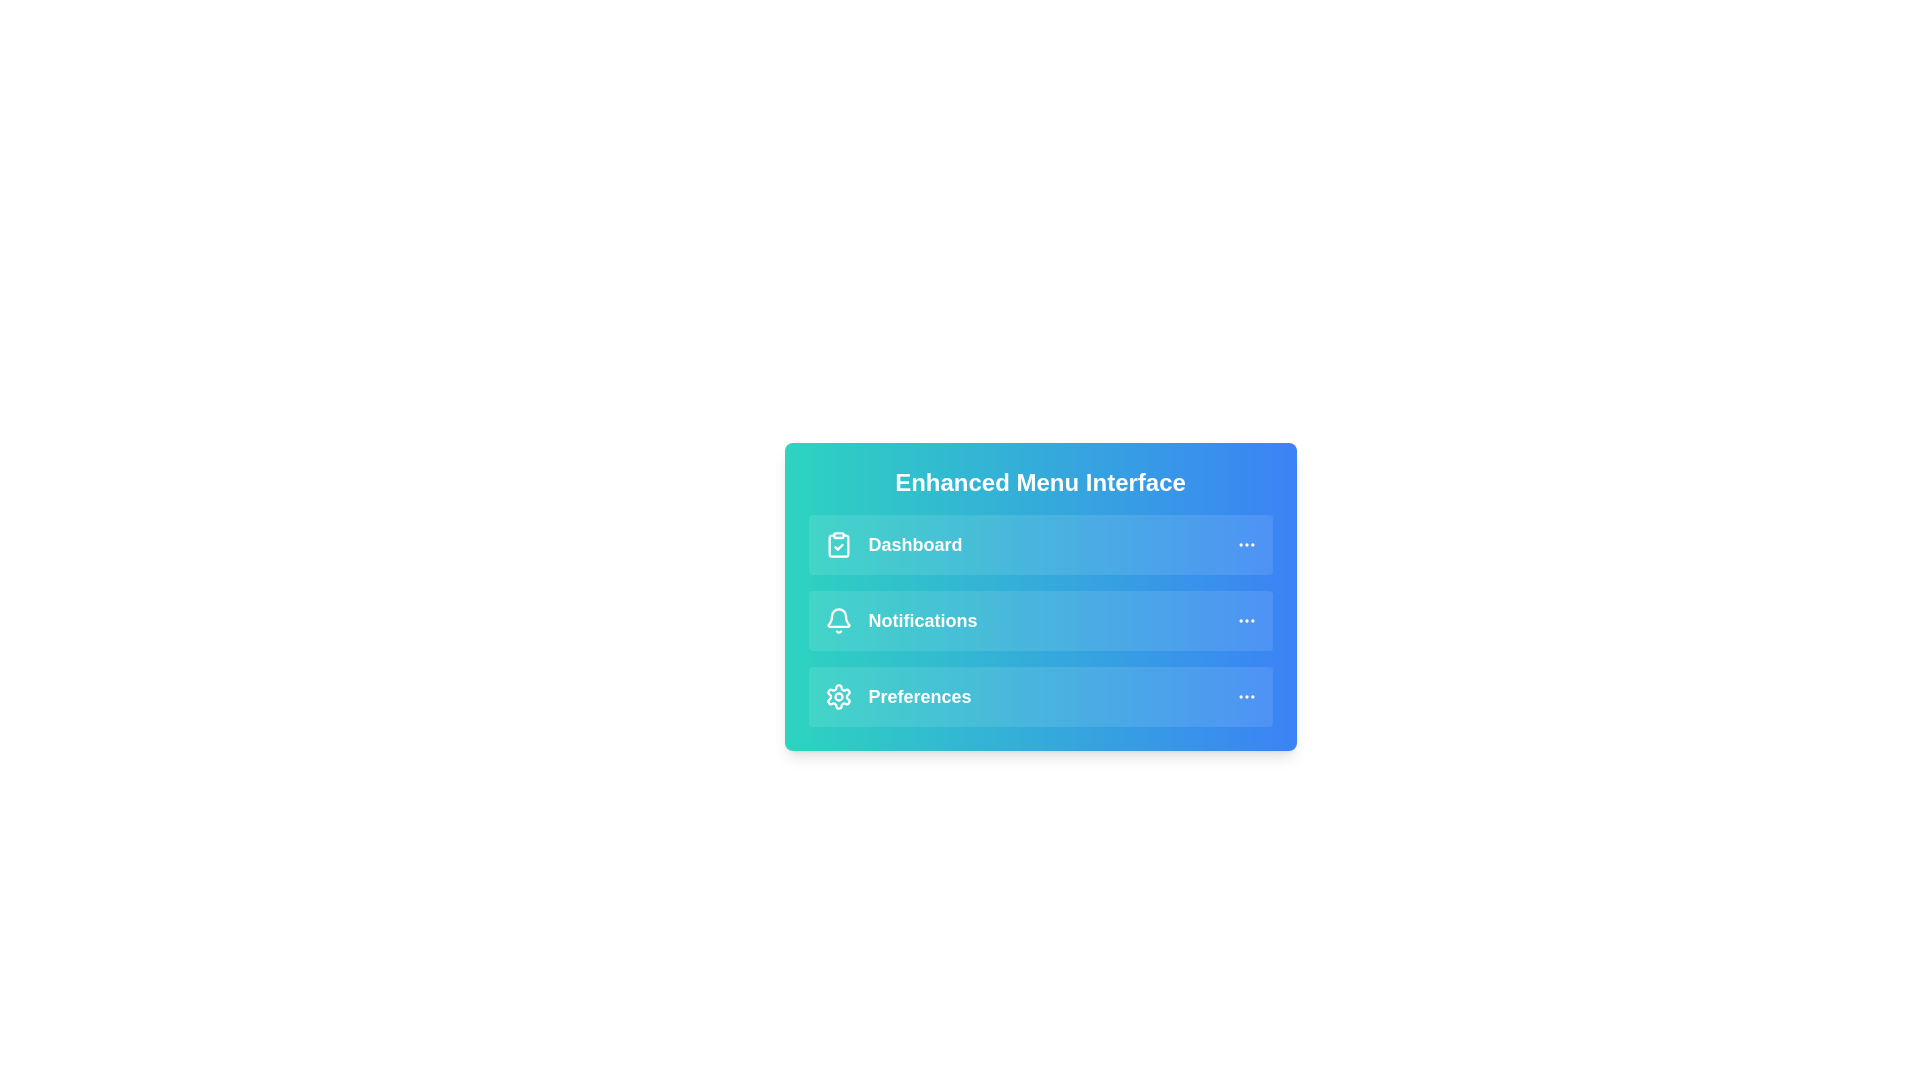  Describe the element at coordinates (838, 696) in the screenshot. I see `the cogwheel-shaped settings icon located at the leftmost position of the 'Preferences' row` at that location.